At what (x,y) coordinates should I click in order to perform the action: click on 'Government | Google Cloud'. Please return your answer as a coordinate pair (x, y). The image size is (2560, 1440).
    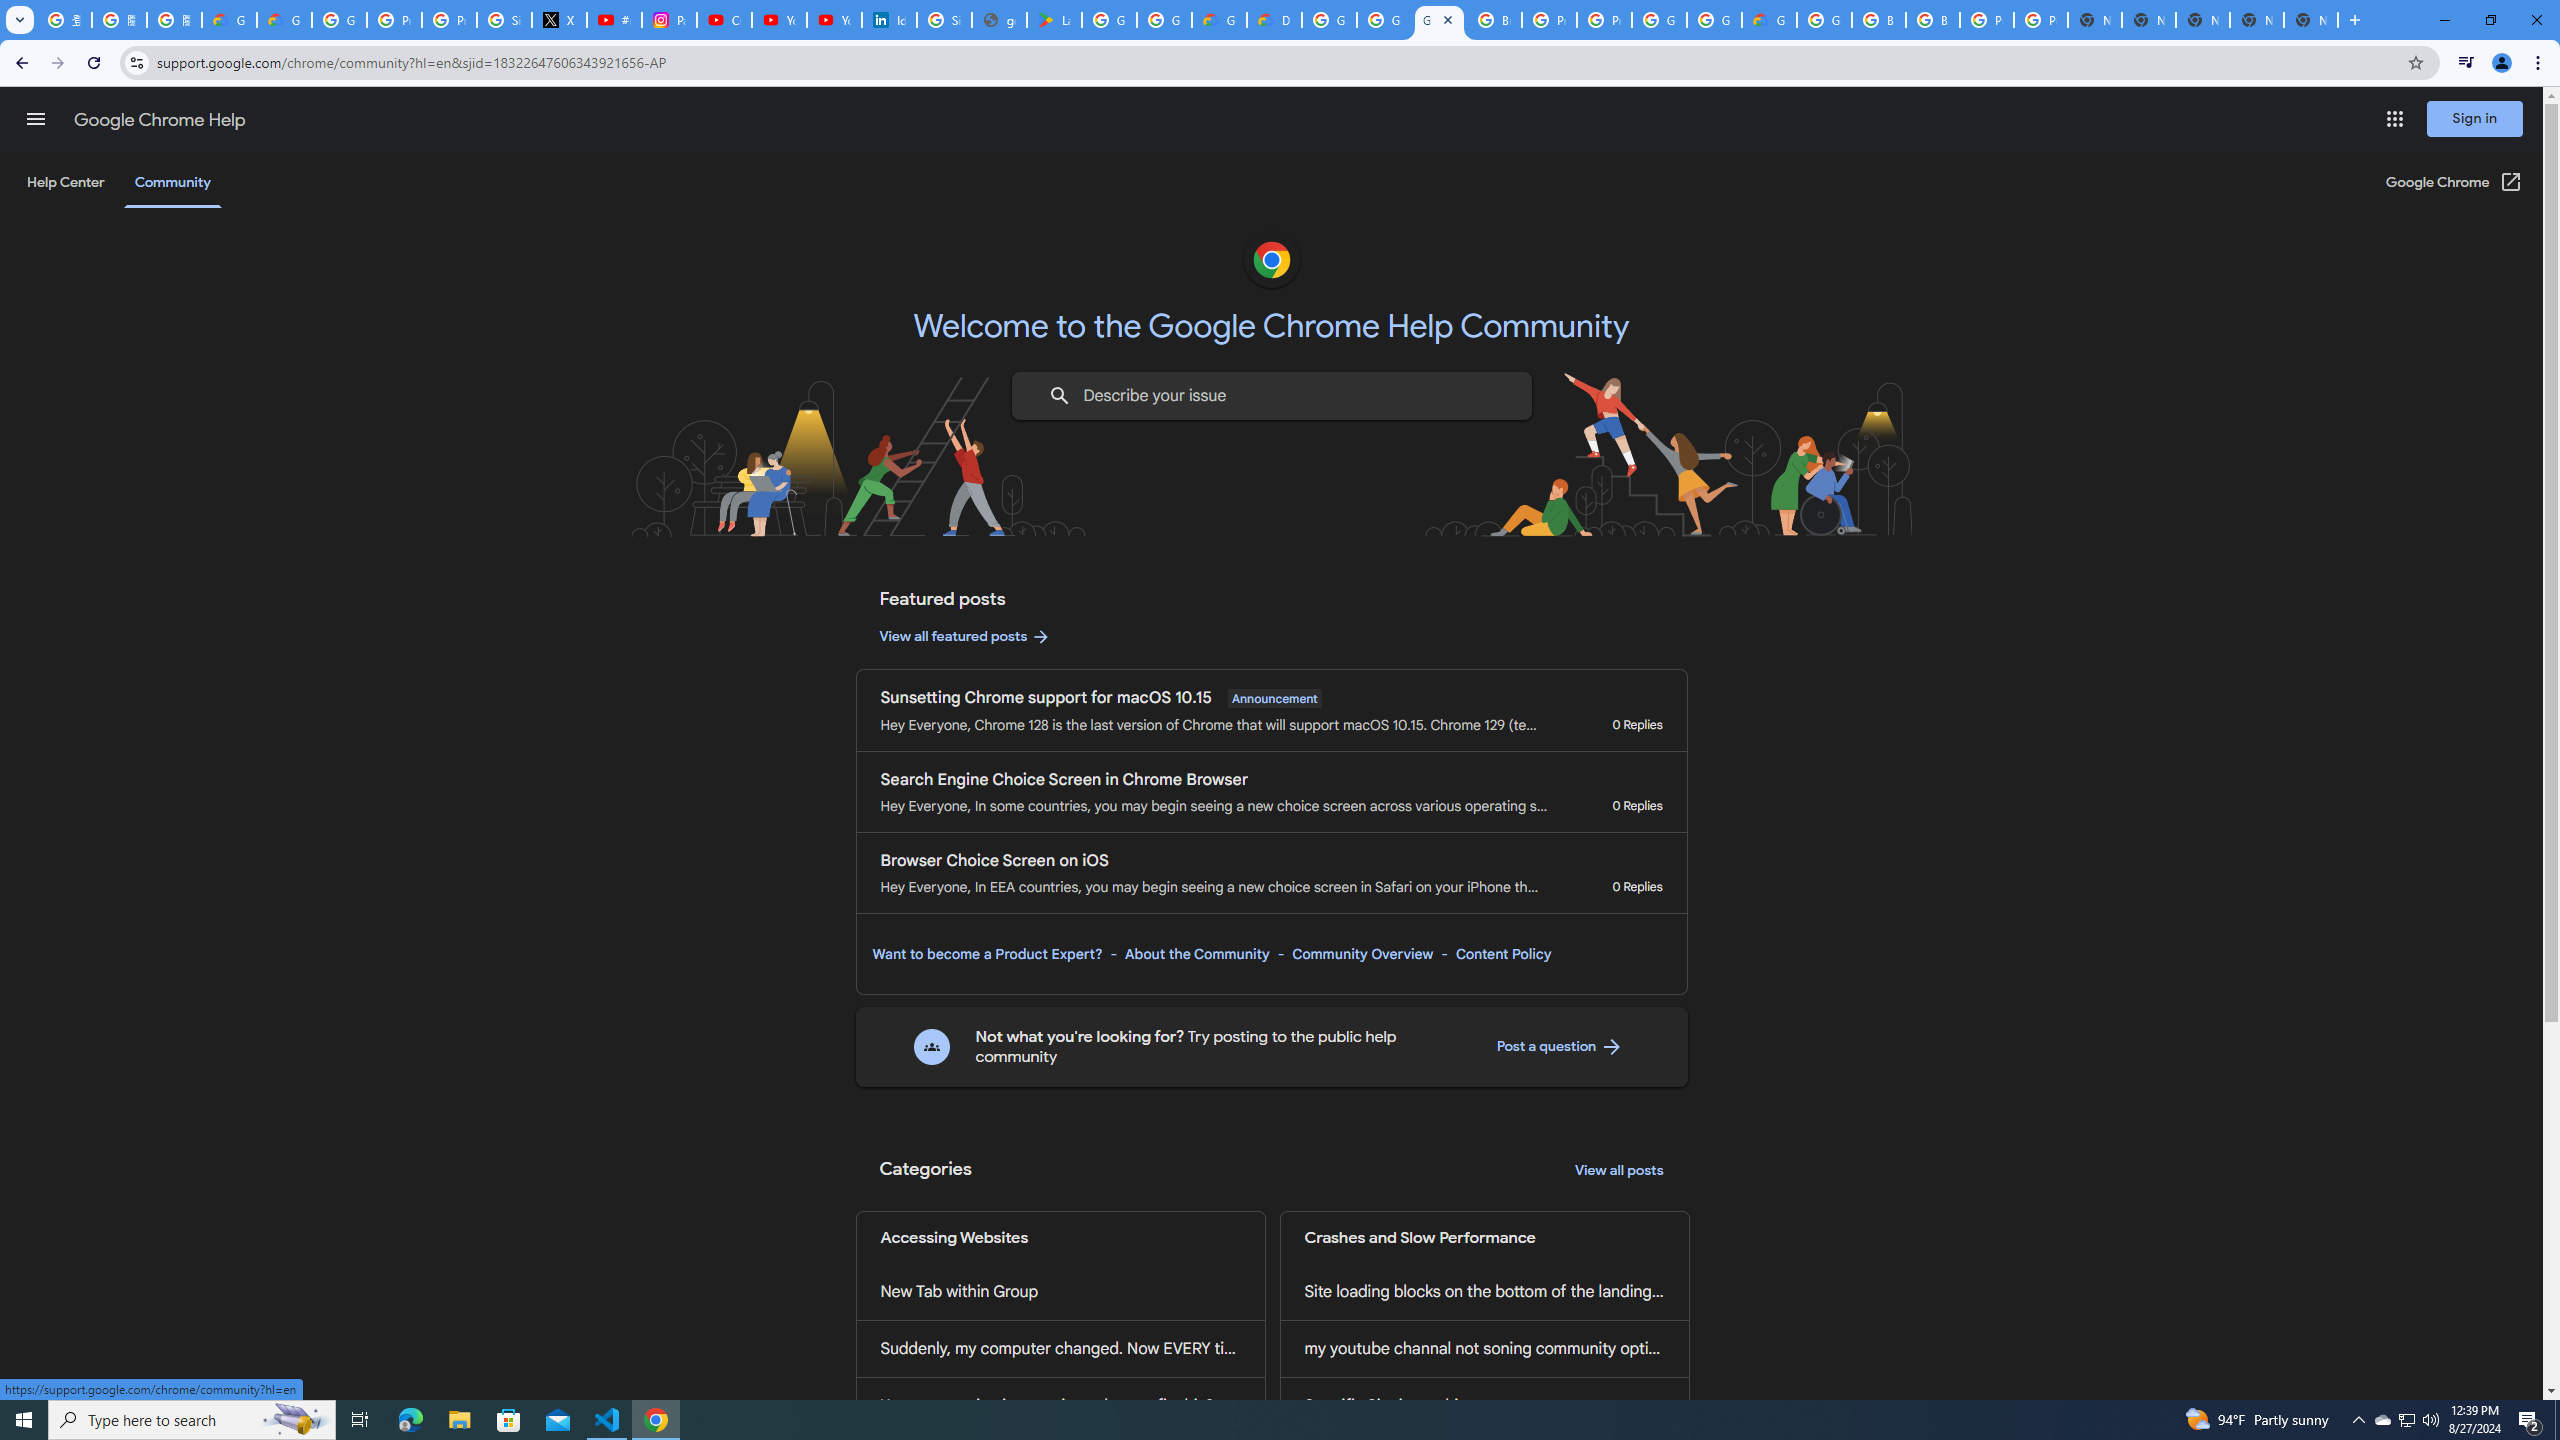
    Looking at the image, I should click on (1218, 19).